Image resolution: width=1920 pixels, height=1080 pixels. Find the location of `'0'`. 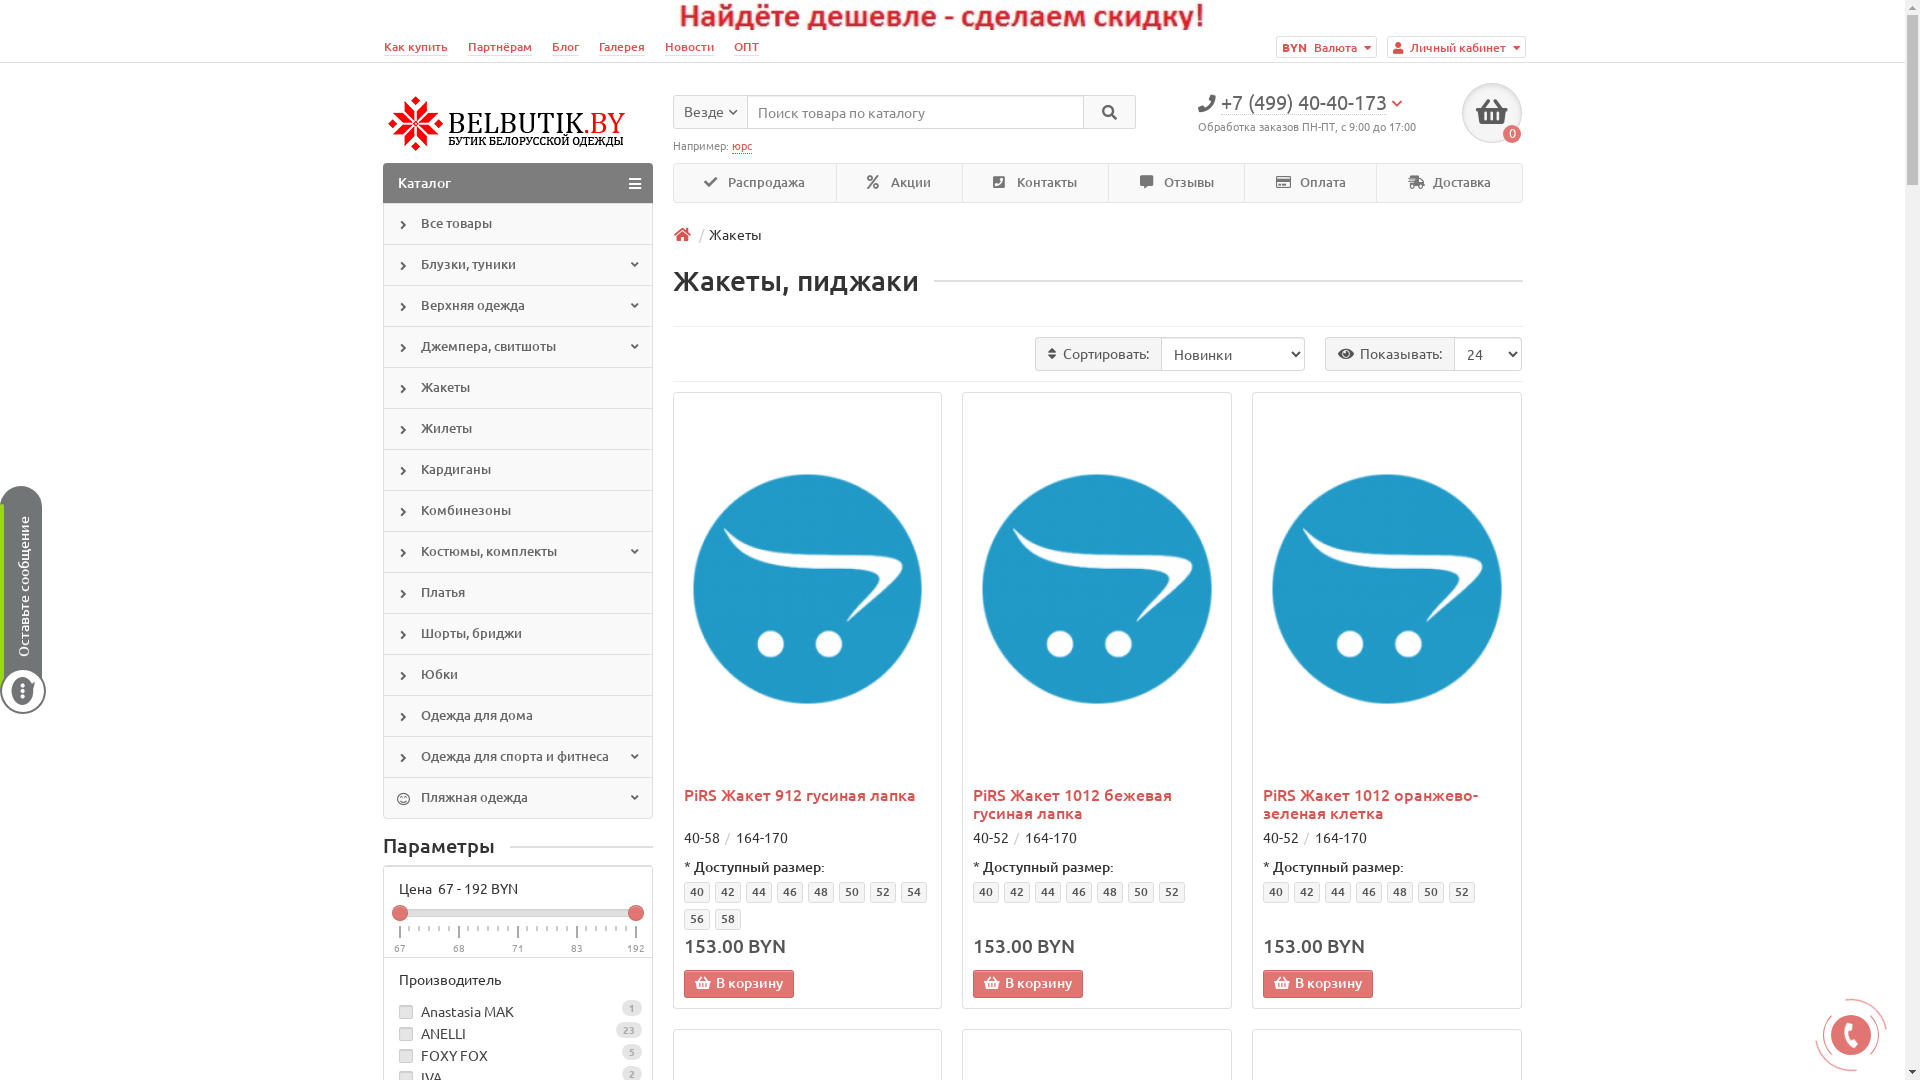

'0' is located at coordinates (1462, 112).